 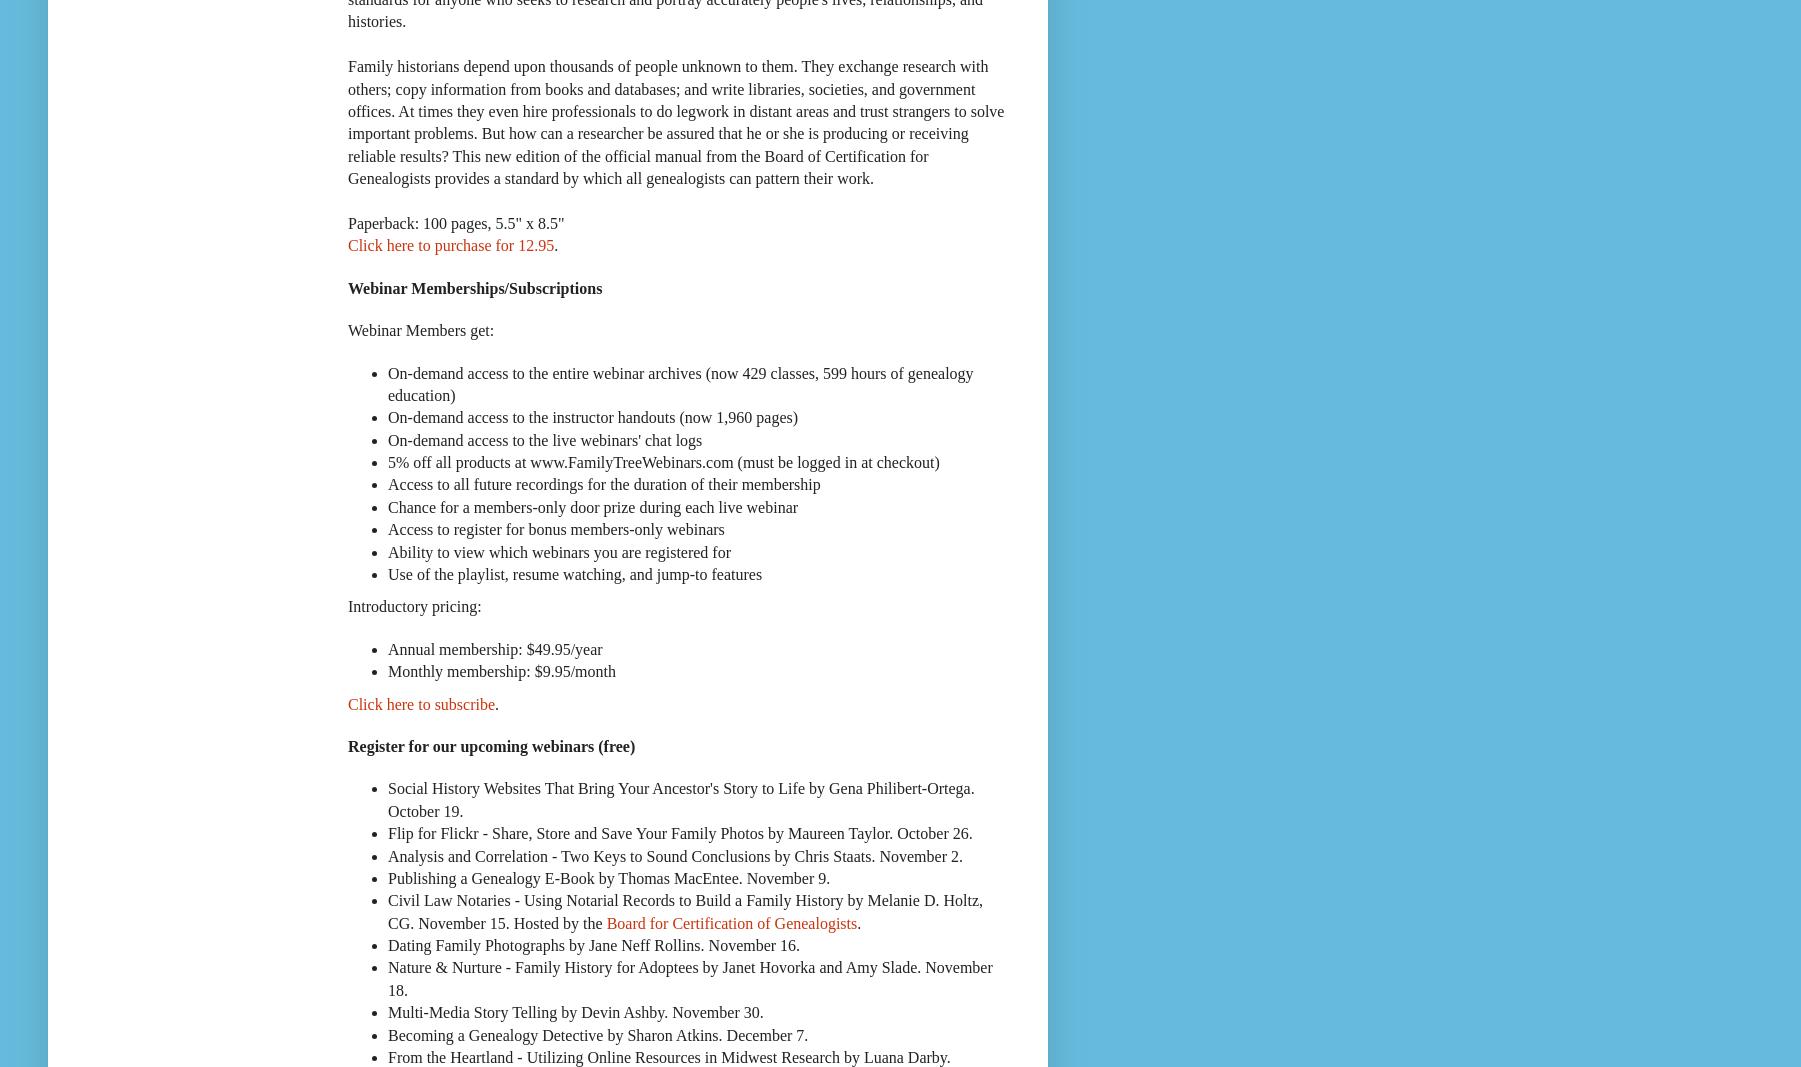 What do you see at coordinates (593, 505) in the screenshot?
I see `'Chance for a members-only door prize during each live webinar'` at bounding box center [593, 505].